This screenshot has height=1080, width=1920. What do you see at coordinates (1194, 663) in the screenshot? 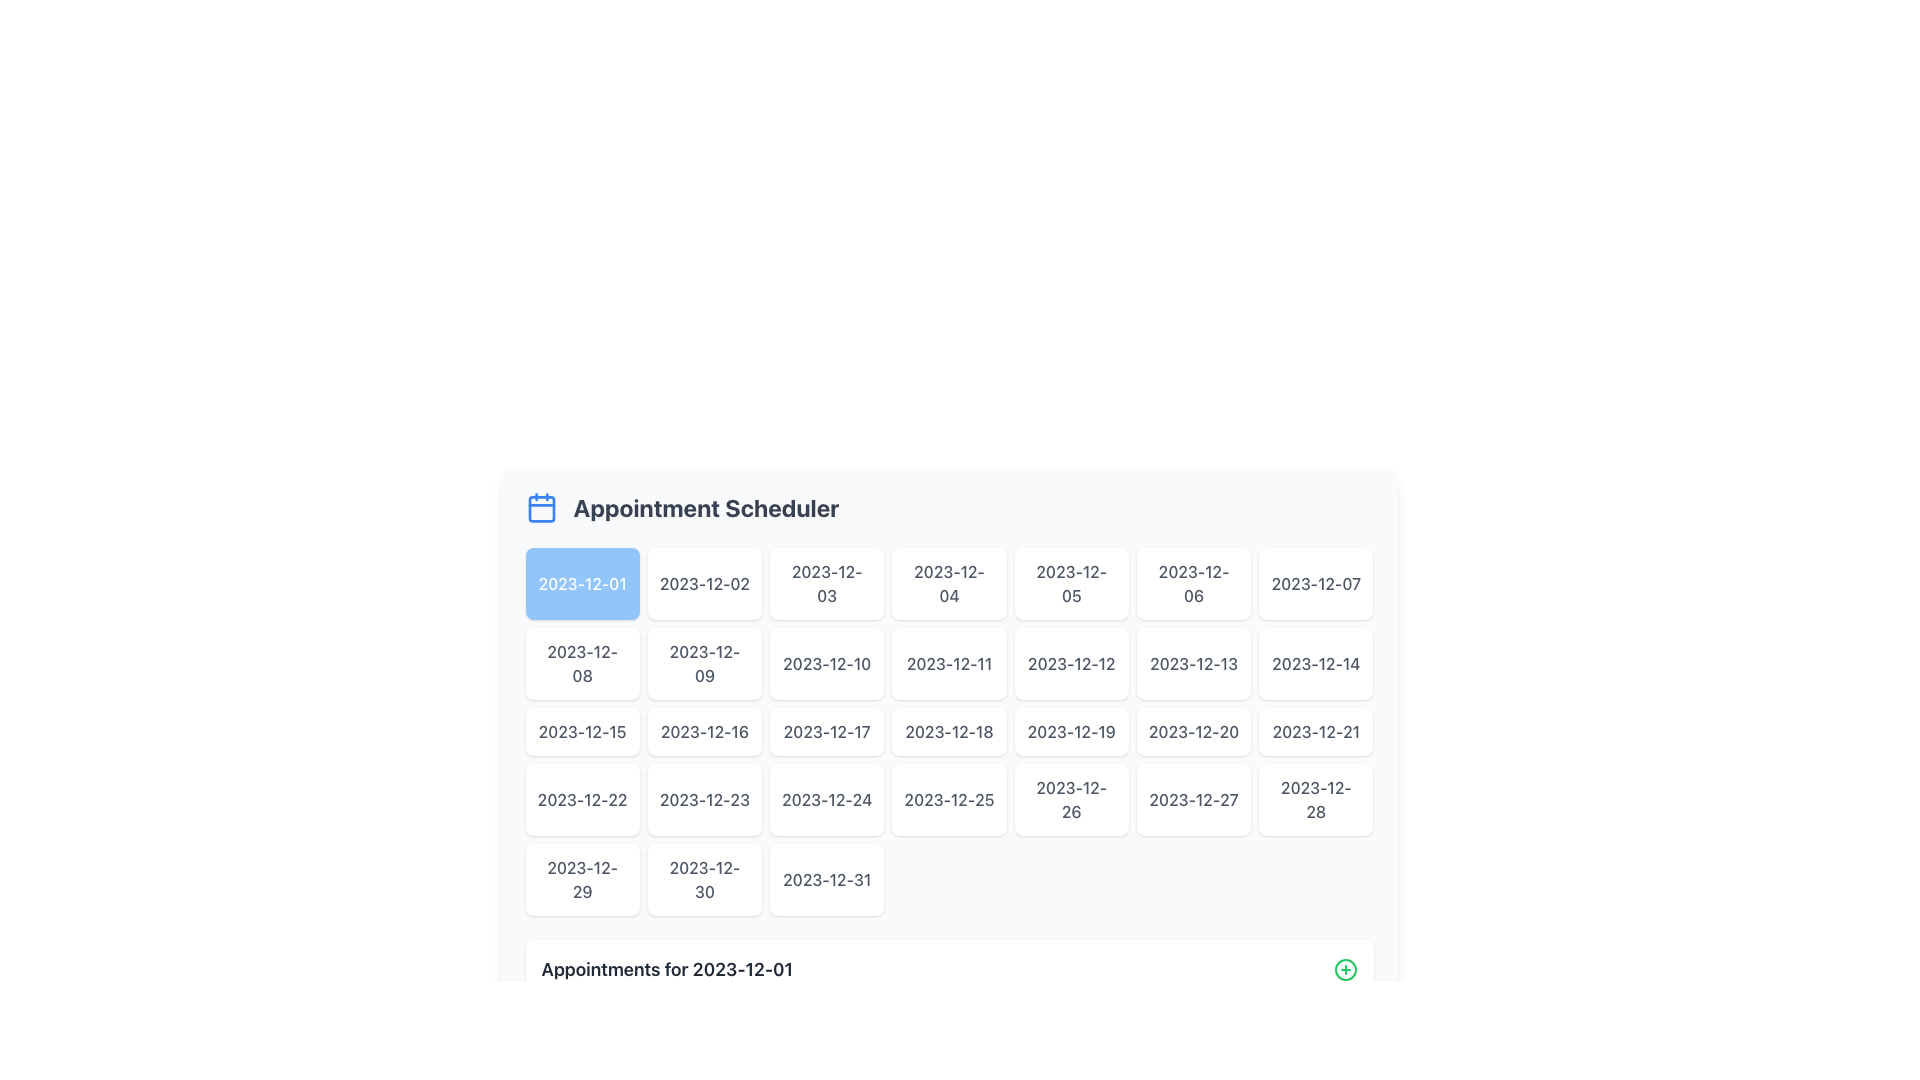
I see `the button displaying '2023-12-13'` at bounding box center [1194, 663].